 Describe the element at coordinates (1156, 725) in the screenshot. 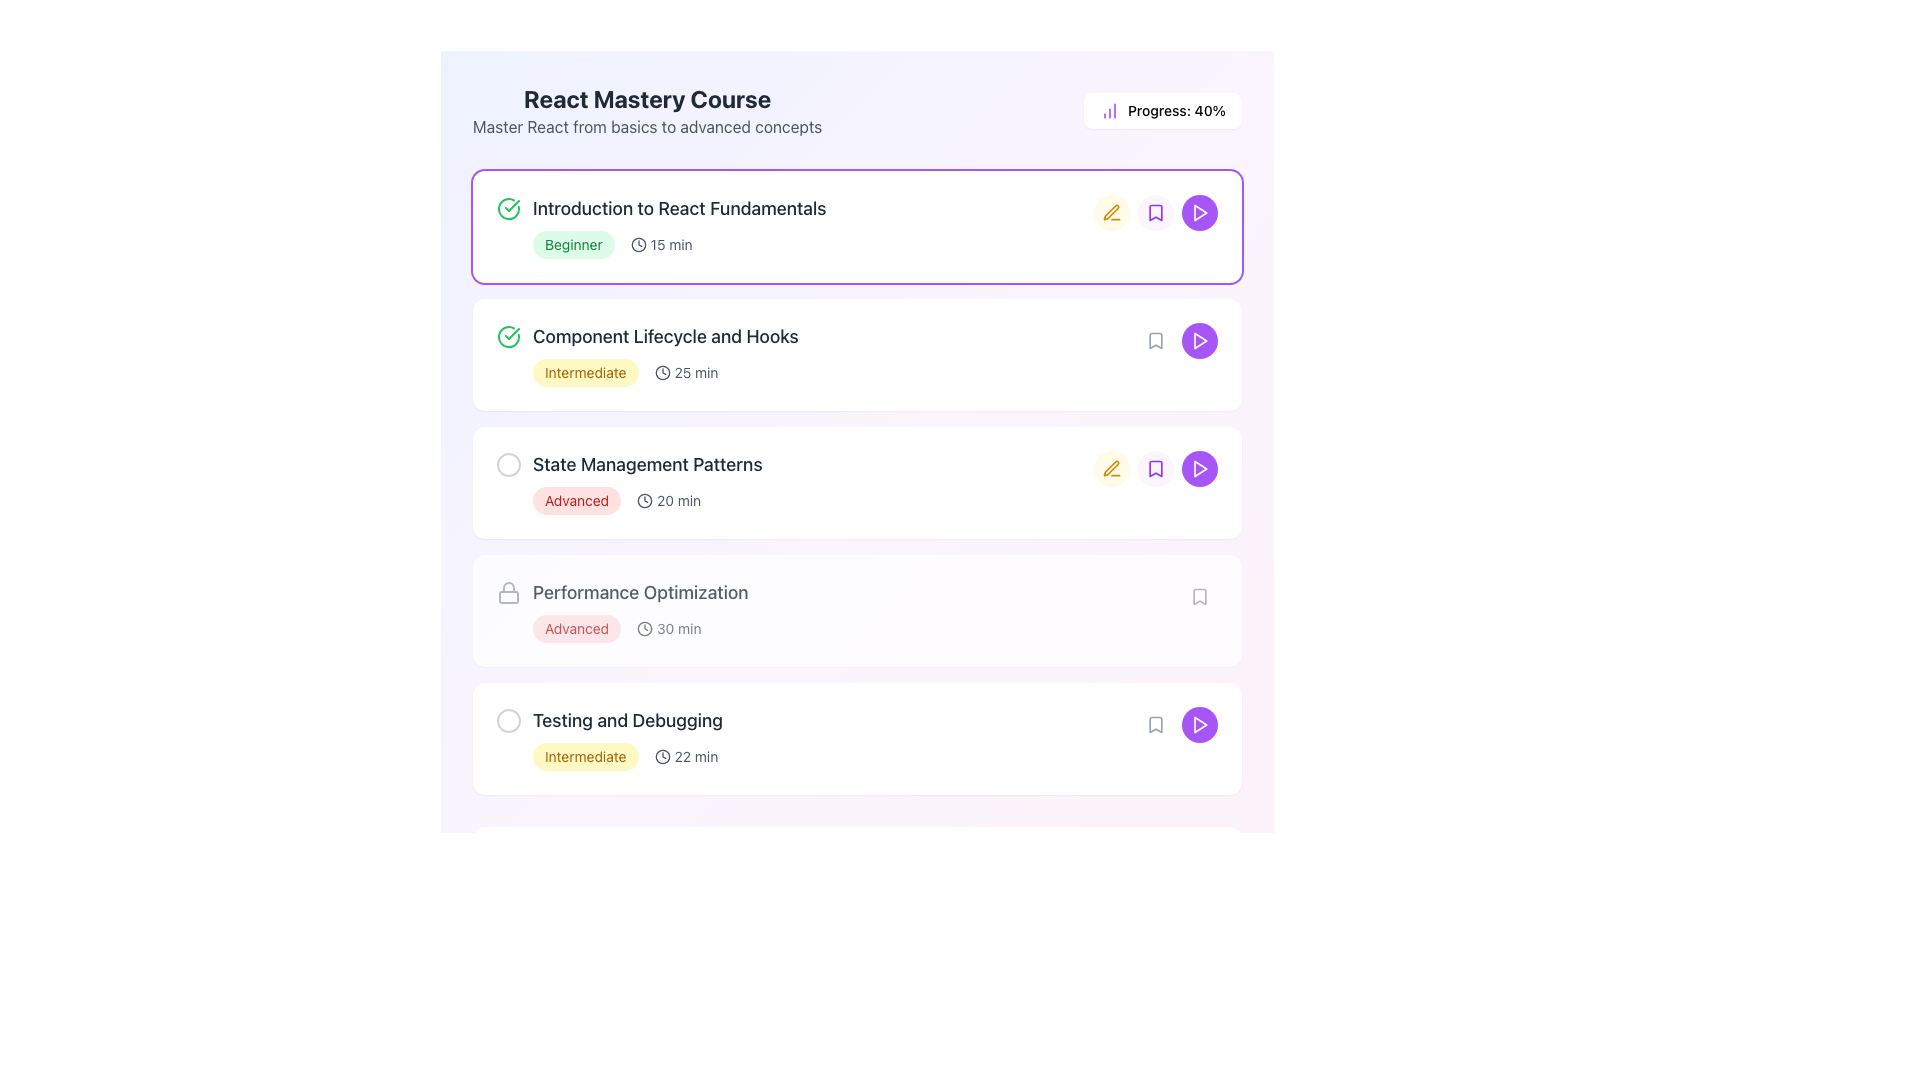

I see `the bookmark icon button located in the fifth row of the list` at that location.